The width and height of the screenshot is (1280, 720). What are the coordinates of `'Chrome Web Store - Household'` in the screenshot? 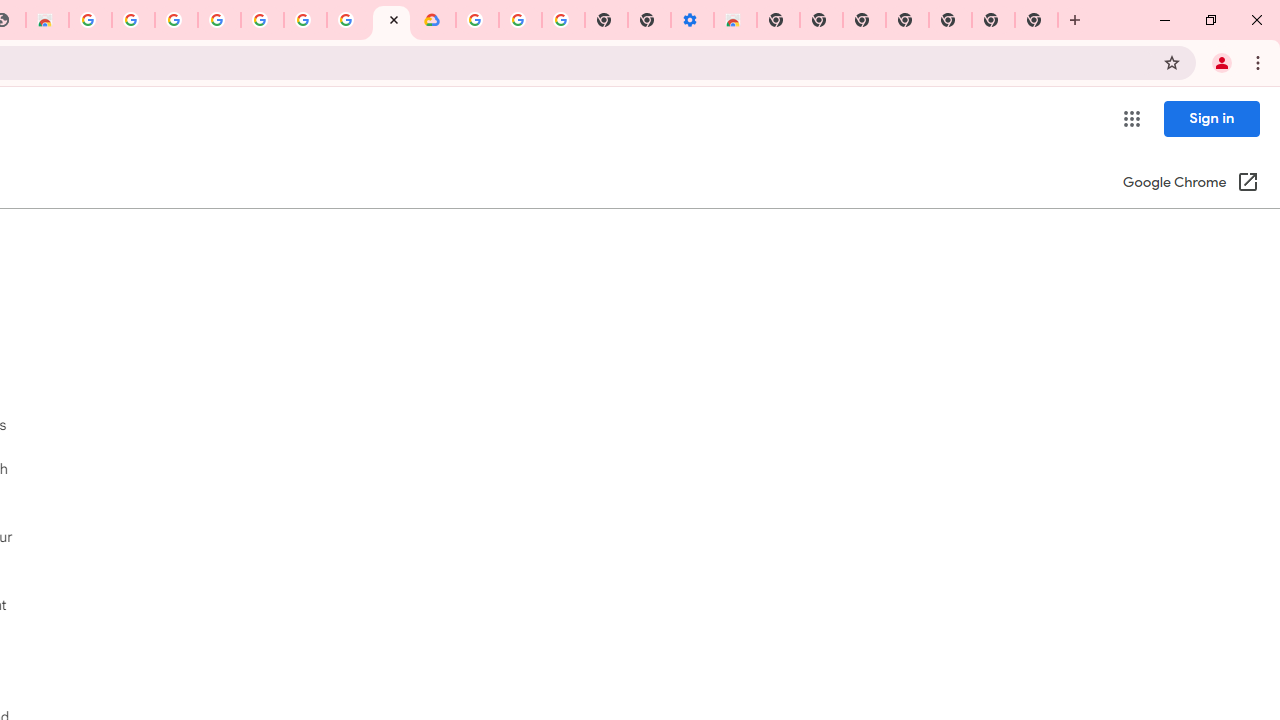 It's located at (47, 20).